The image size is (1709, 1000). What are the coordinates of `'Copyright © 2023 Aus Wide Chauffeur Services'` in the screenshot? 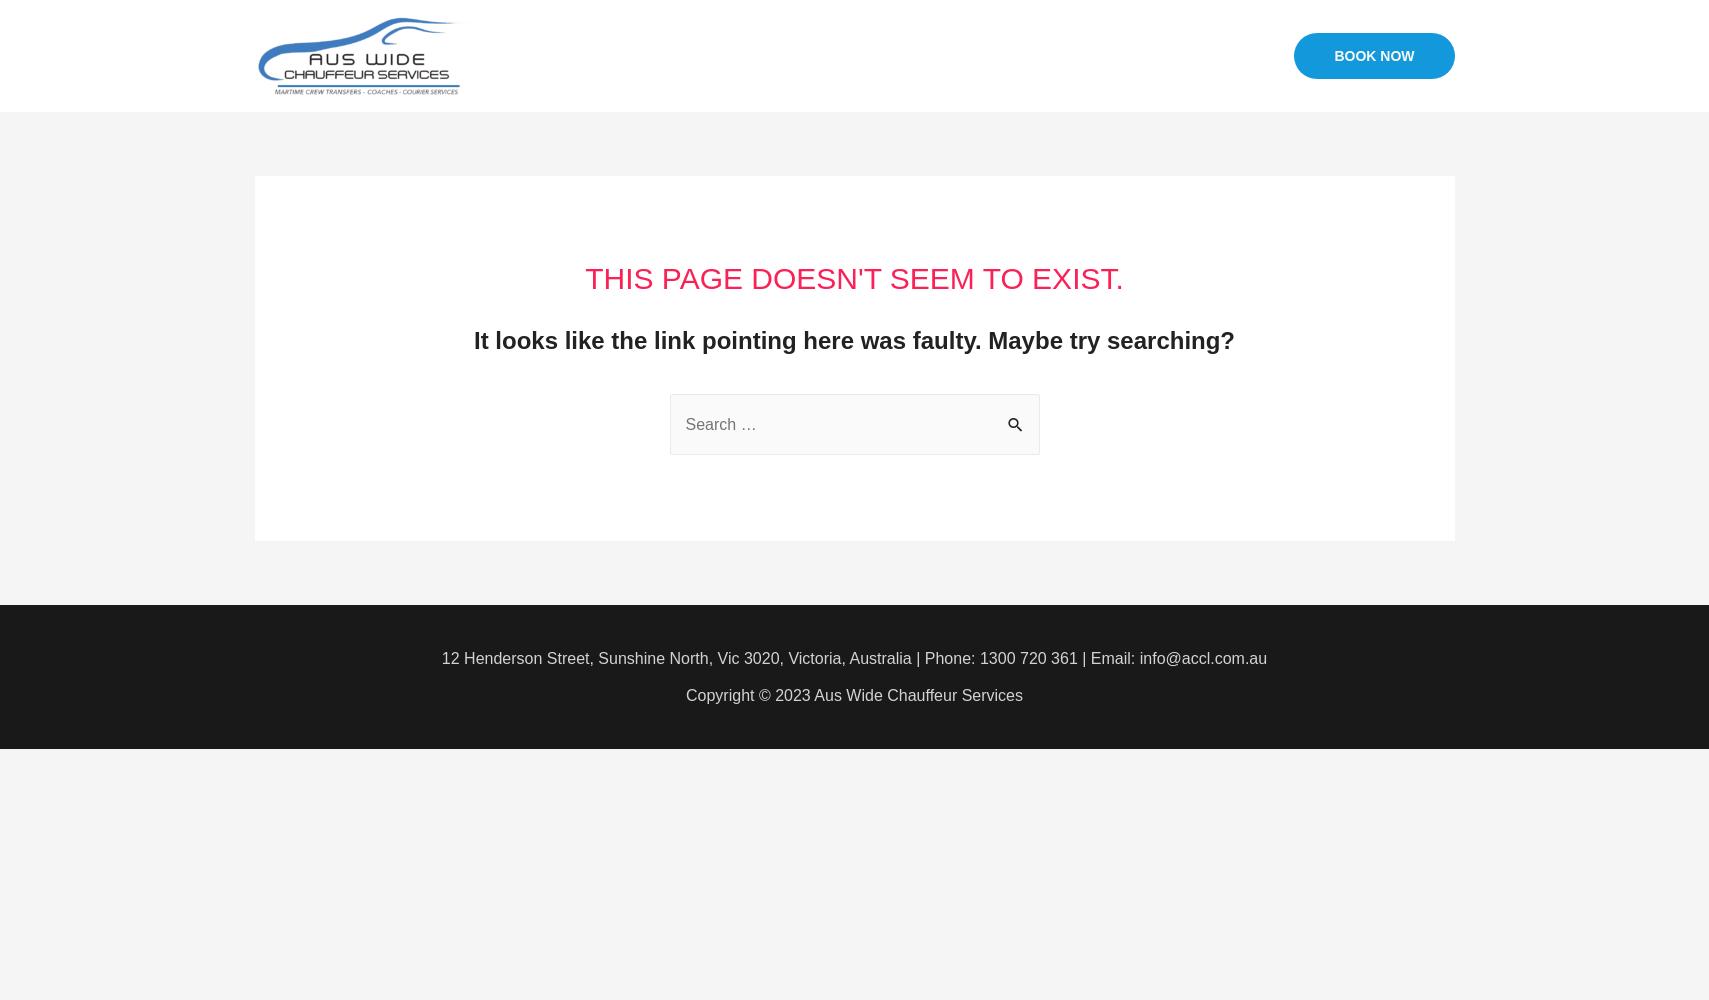 It's located at (853, 694).